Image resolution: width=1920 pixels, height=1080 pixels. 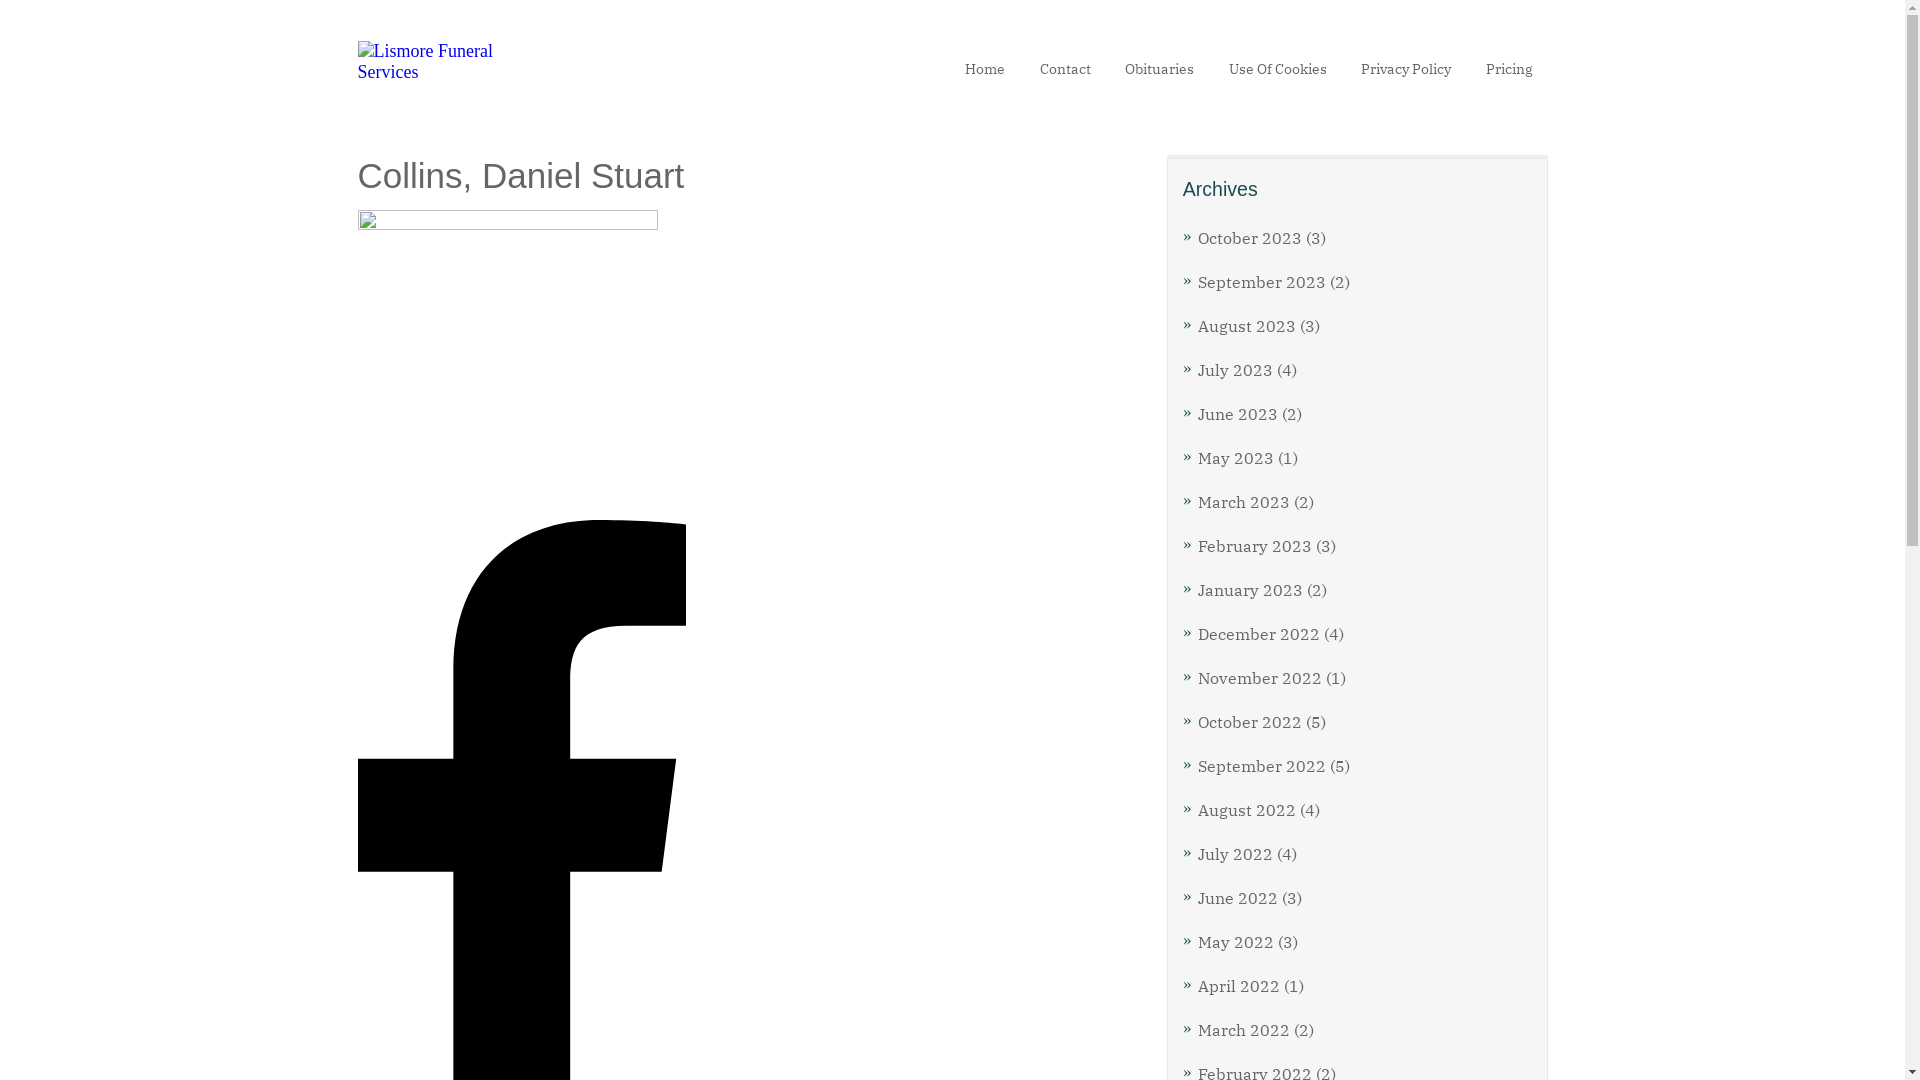 I want to click on 'Obituaries', so click(x=1124, y=68).